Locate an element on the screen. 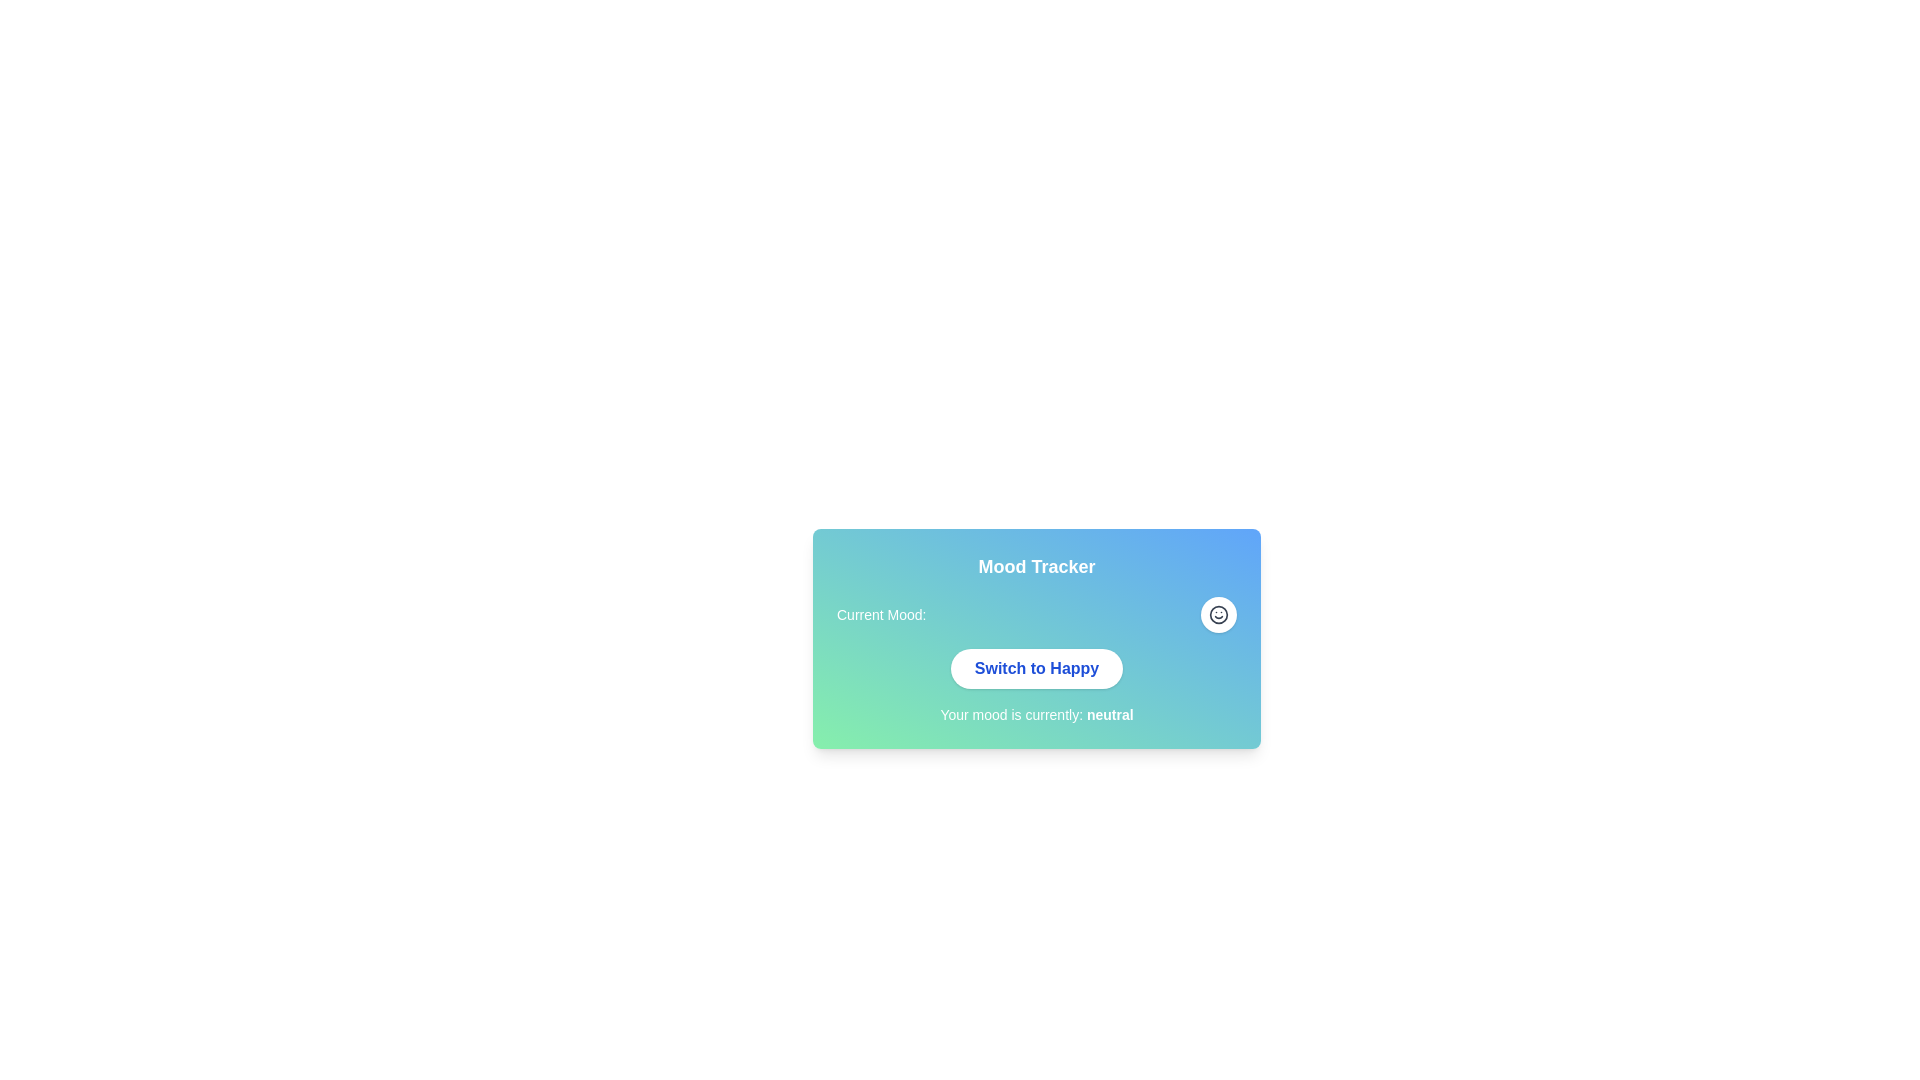 The image size is (1920, 1080). the static text label displaying the word 'neutral' which is styled in white against a gradient background and is part of the sentence 'Your mood is currently: neutral' is located at coordinates (1109, 713).